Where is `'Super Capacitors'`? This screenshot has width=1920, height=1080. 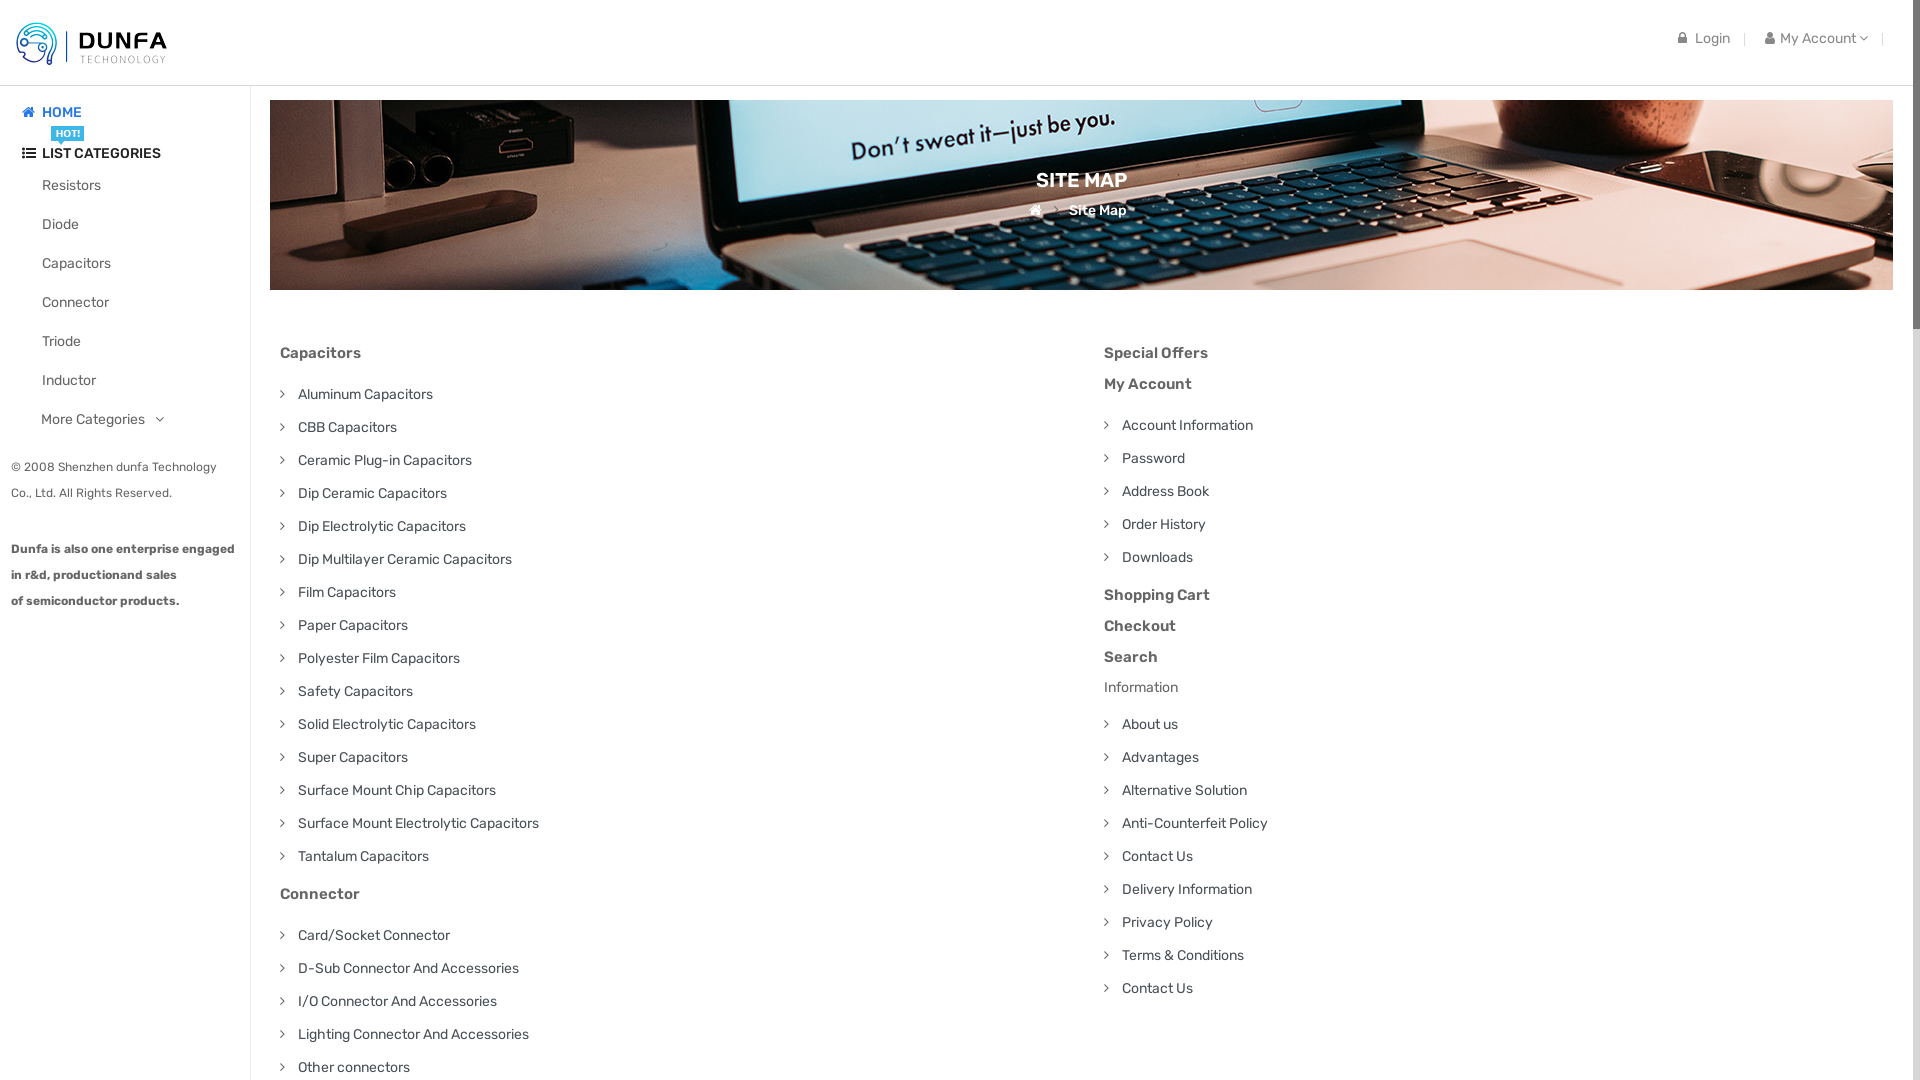 'Super Capacitors' is located at coordinates (353, 757).